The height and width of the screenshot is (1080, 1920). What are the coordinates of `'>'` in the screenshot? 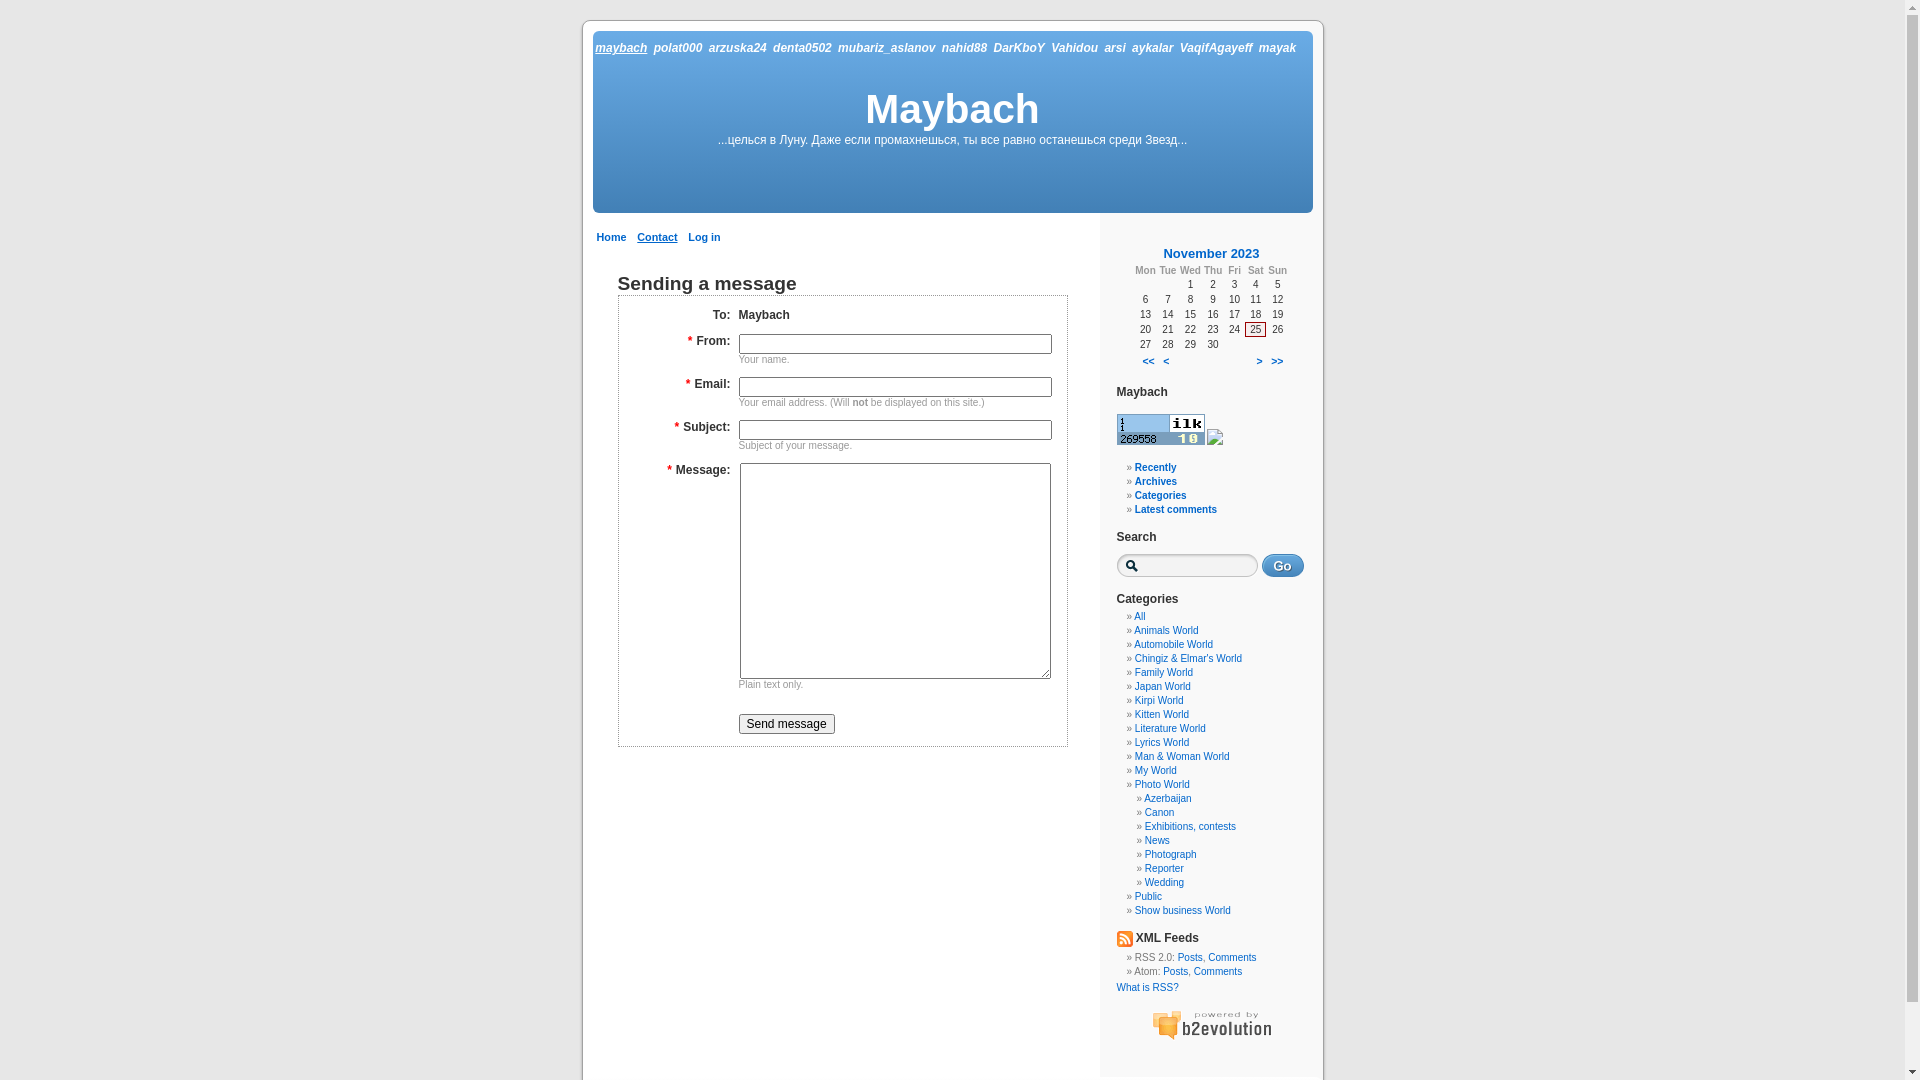 It's located at (1258, 361).